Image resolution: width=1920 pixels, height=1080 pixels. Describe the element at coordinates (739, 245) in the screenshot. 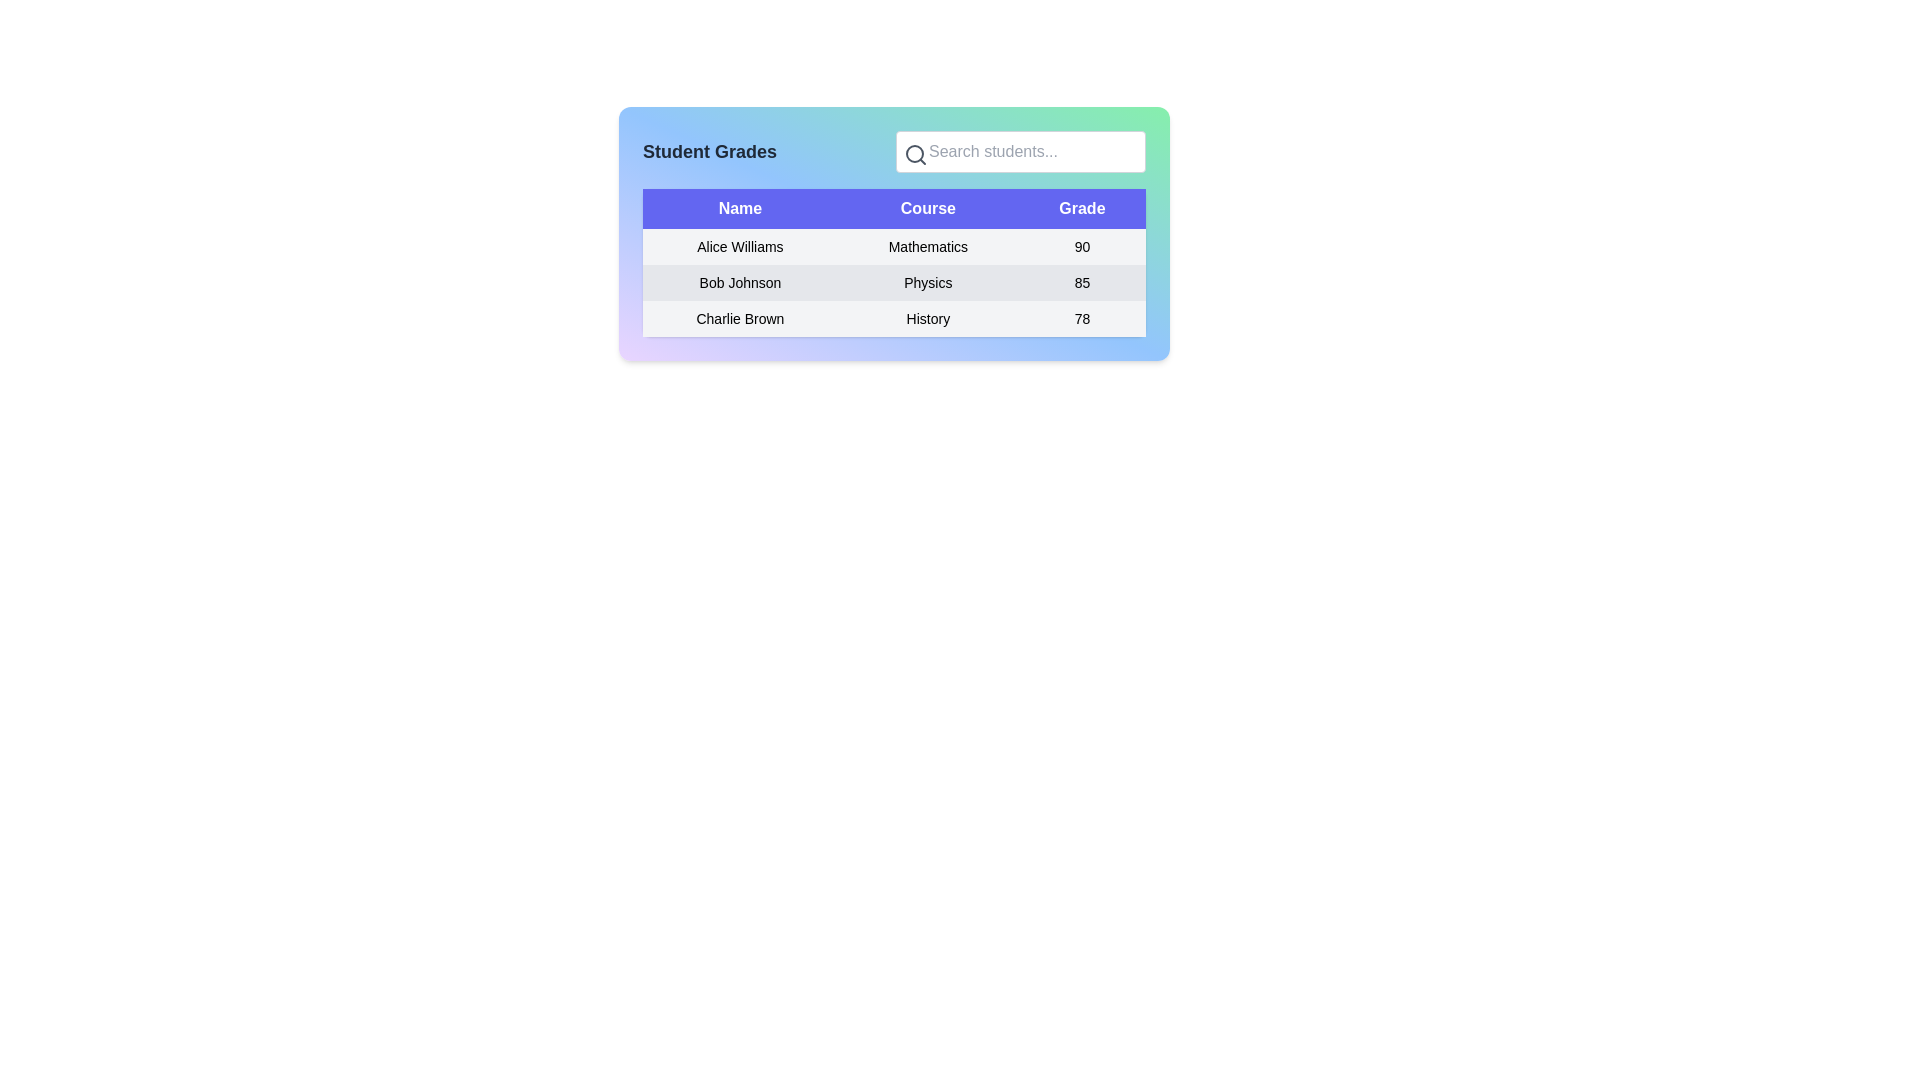

I see `the non-interactive label that displays the student's name, located in the first column of the table under 'Name'` at that location.